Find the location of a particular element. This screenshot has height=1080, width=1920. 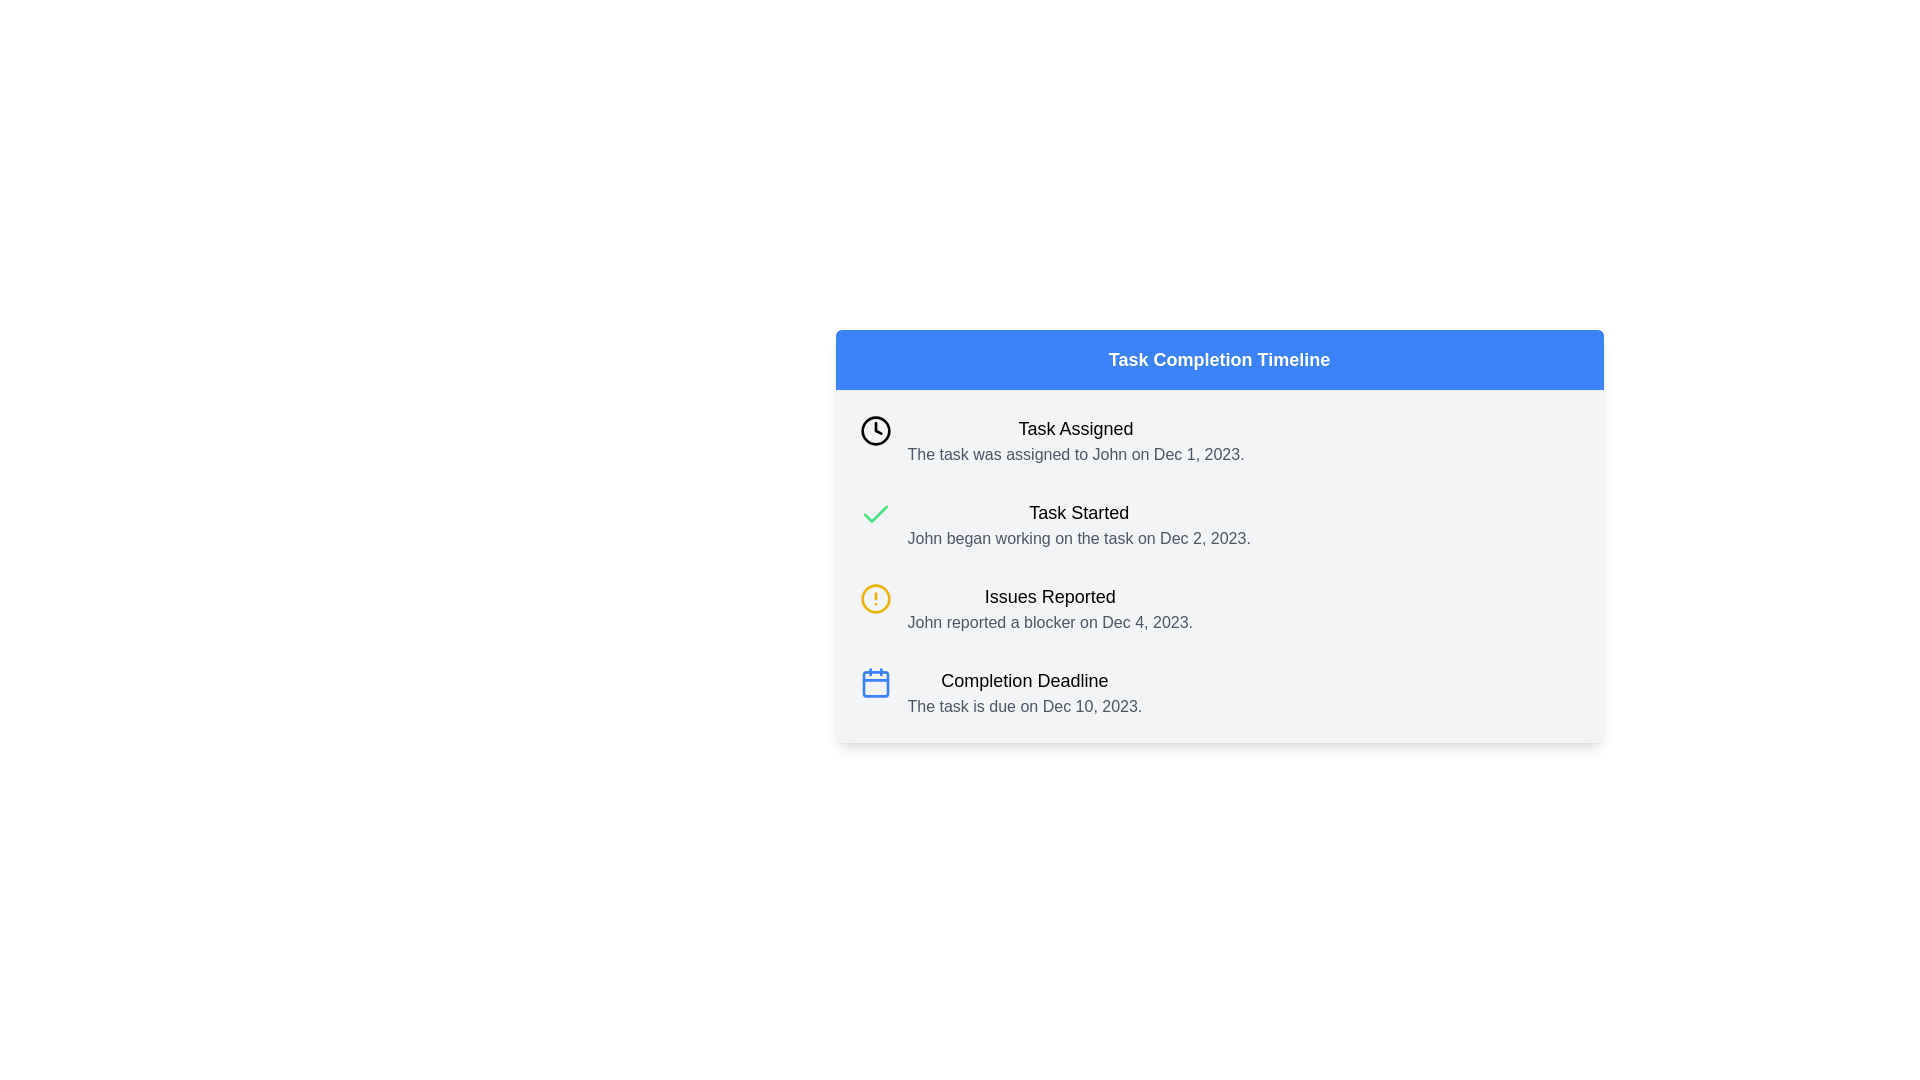

the informative list item that displays 'Issues Reported' and its subtext, which is the third entry in the 'Task Completion Timeline' section is located at coordinates (1218, 608).